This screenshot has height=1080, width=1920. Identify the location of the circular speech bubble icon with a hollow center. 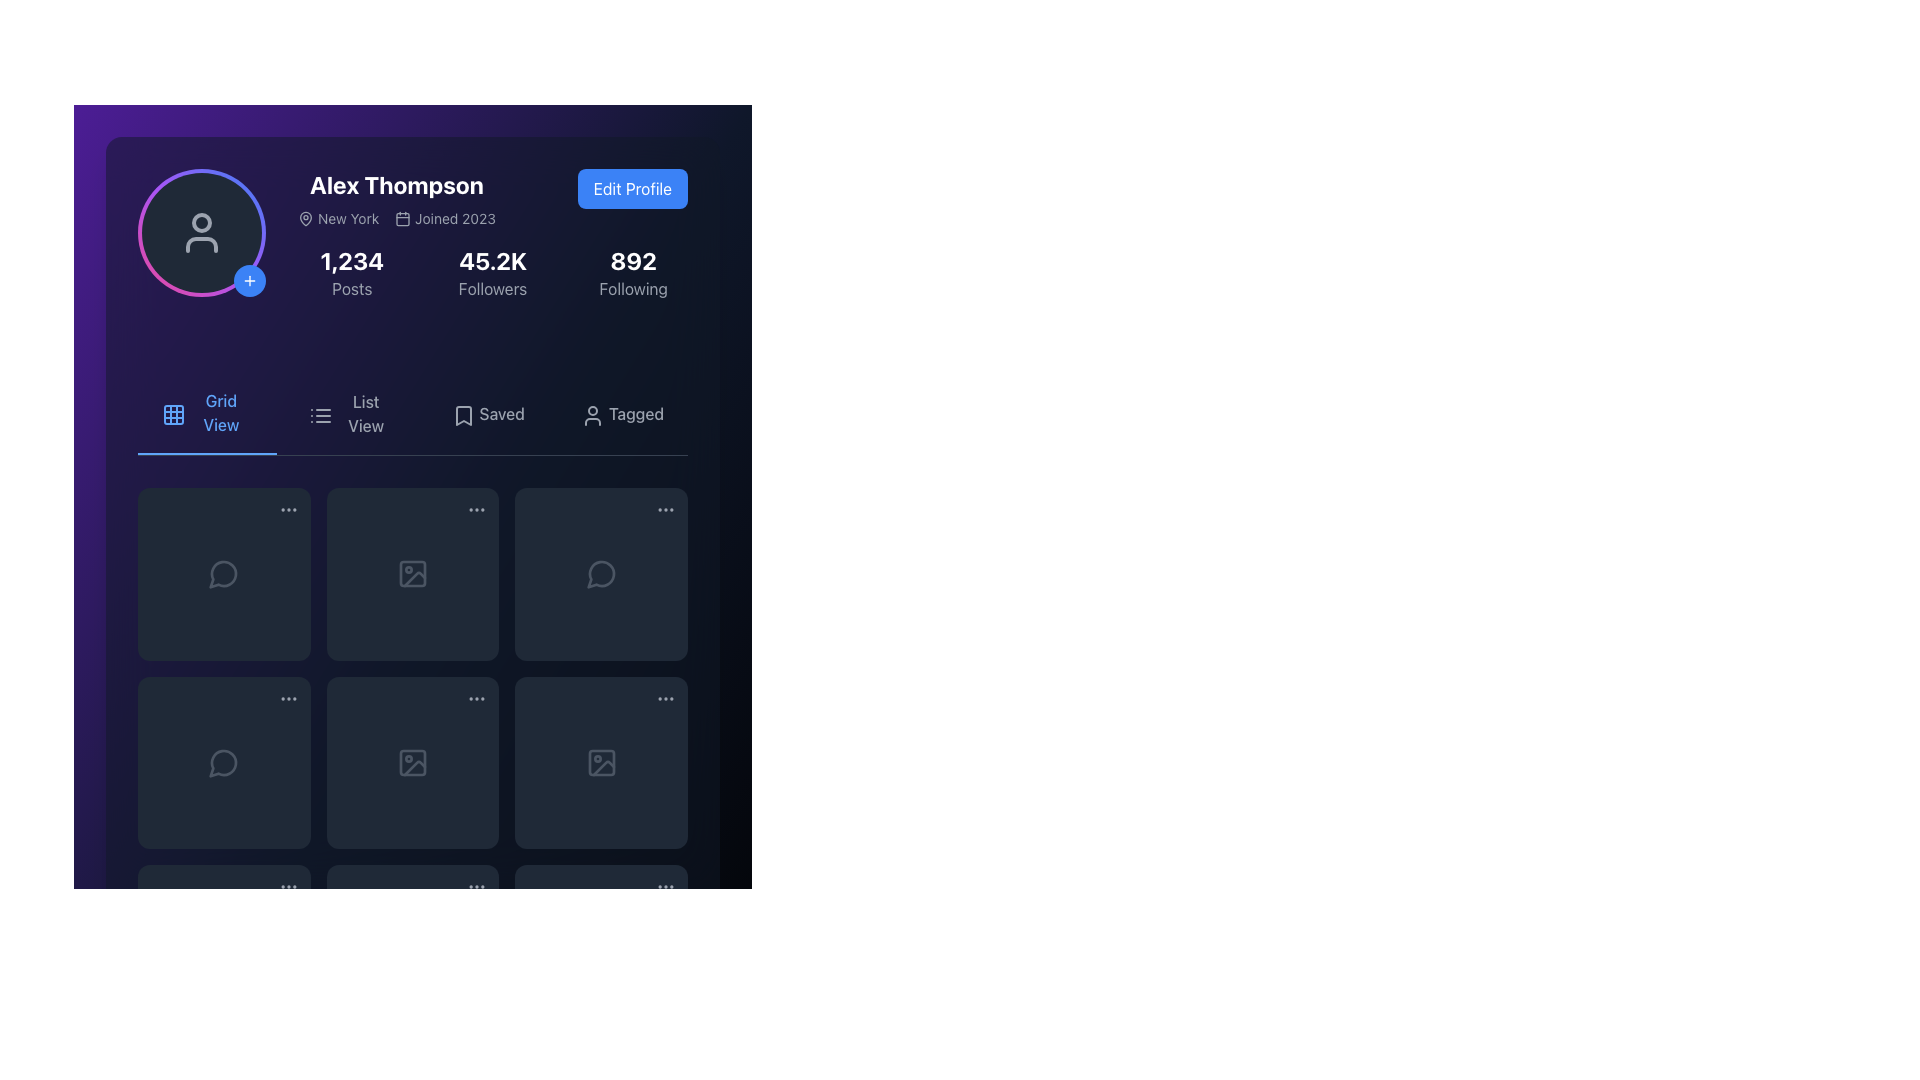
(223, 574).